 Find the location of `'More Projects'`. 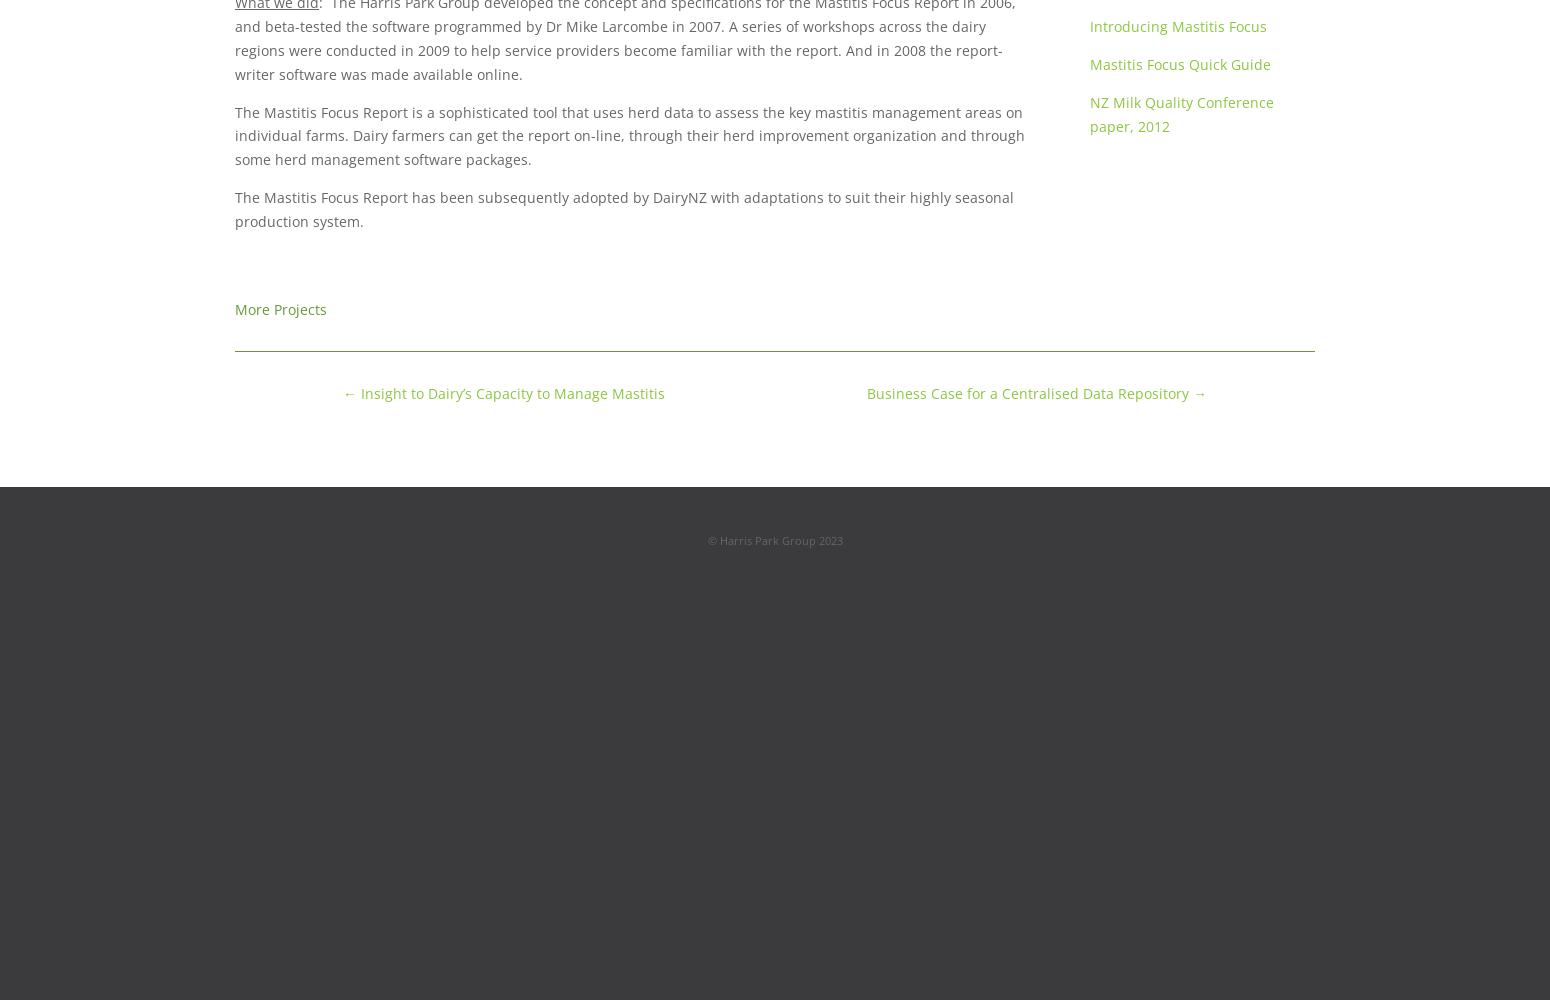

'More Projects' is located at coordinates (281, 308).